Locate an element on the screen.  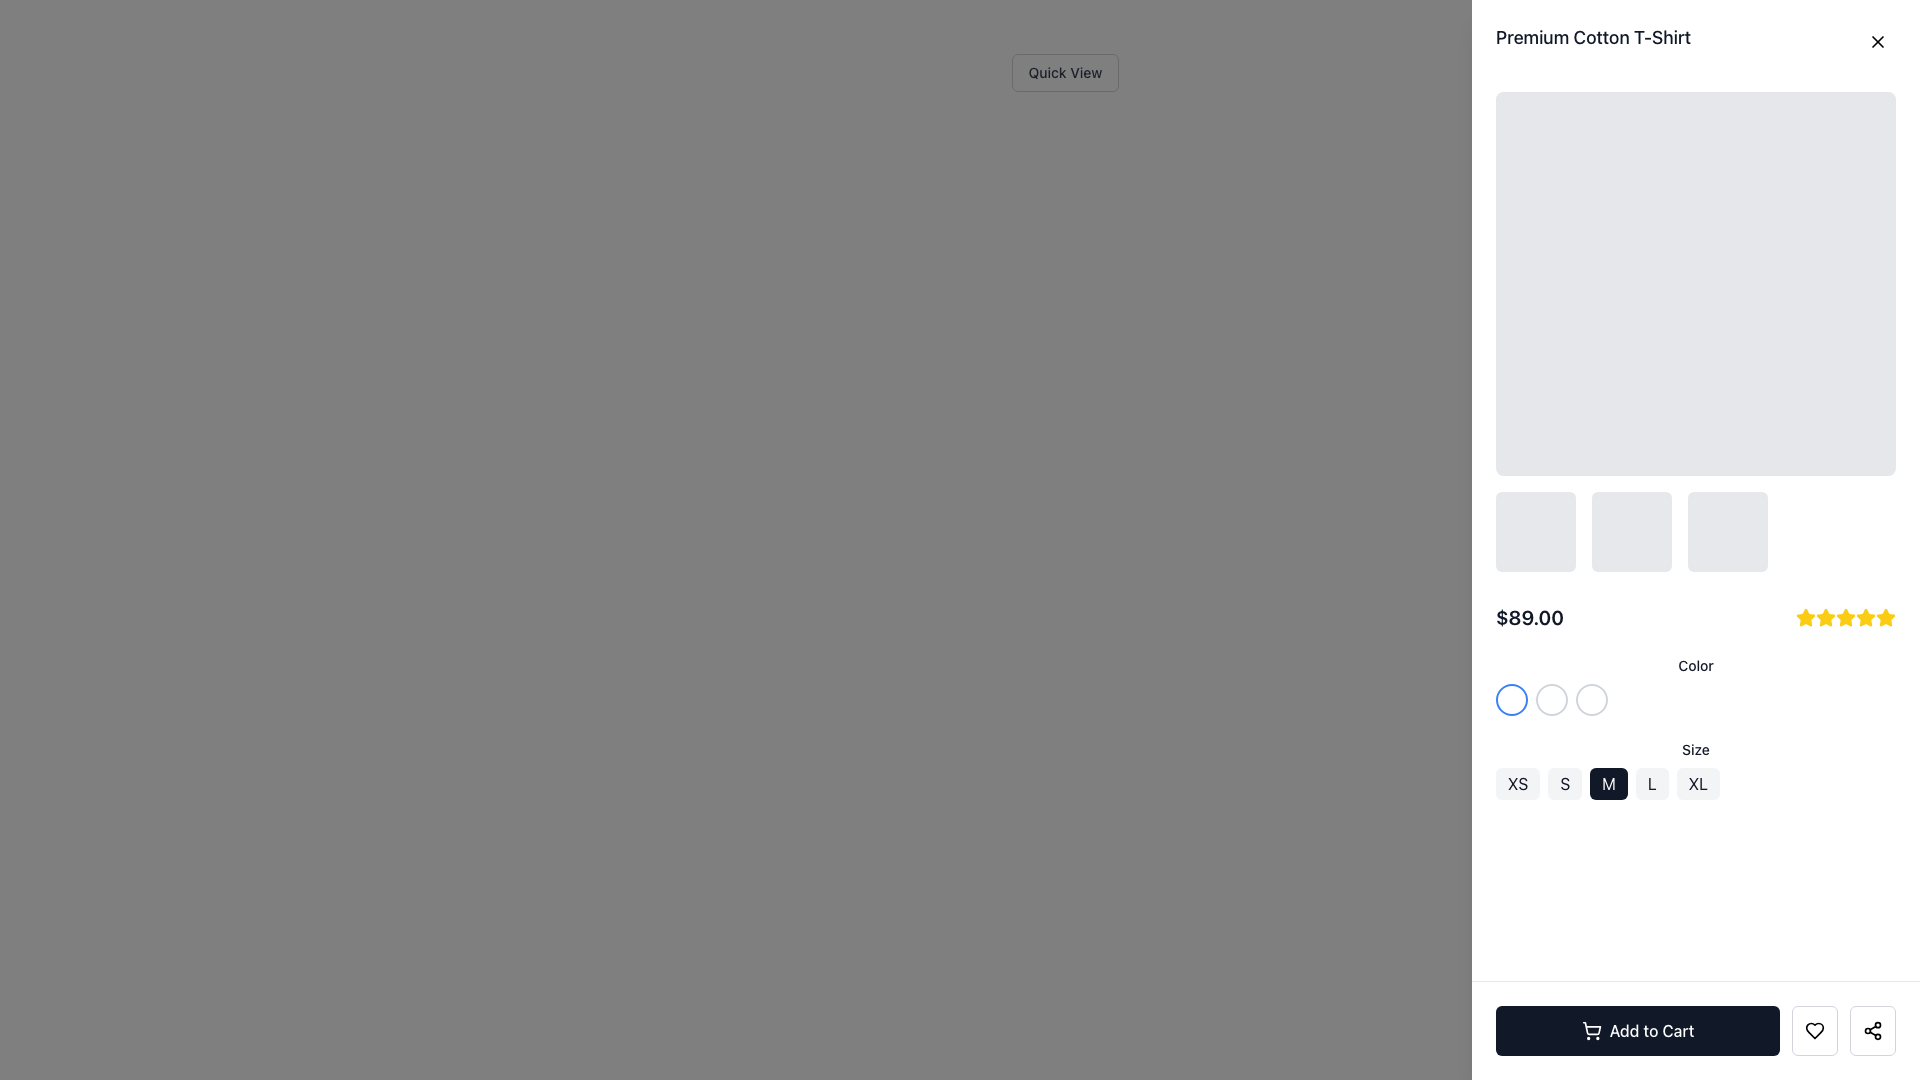
the heart-shaped icon located in the bottom-right corner of the interface to mark it as a favorite is located at coordinates (1814, 1030).